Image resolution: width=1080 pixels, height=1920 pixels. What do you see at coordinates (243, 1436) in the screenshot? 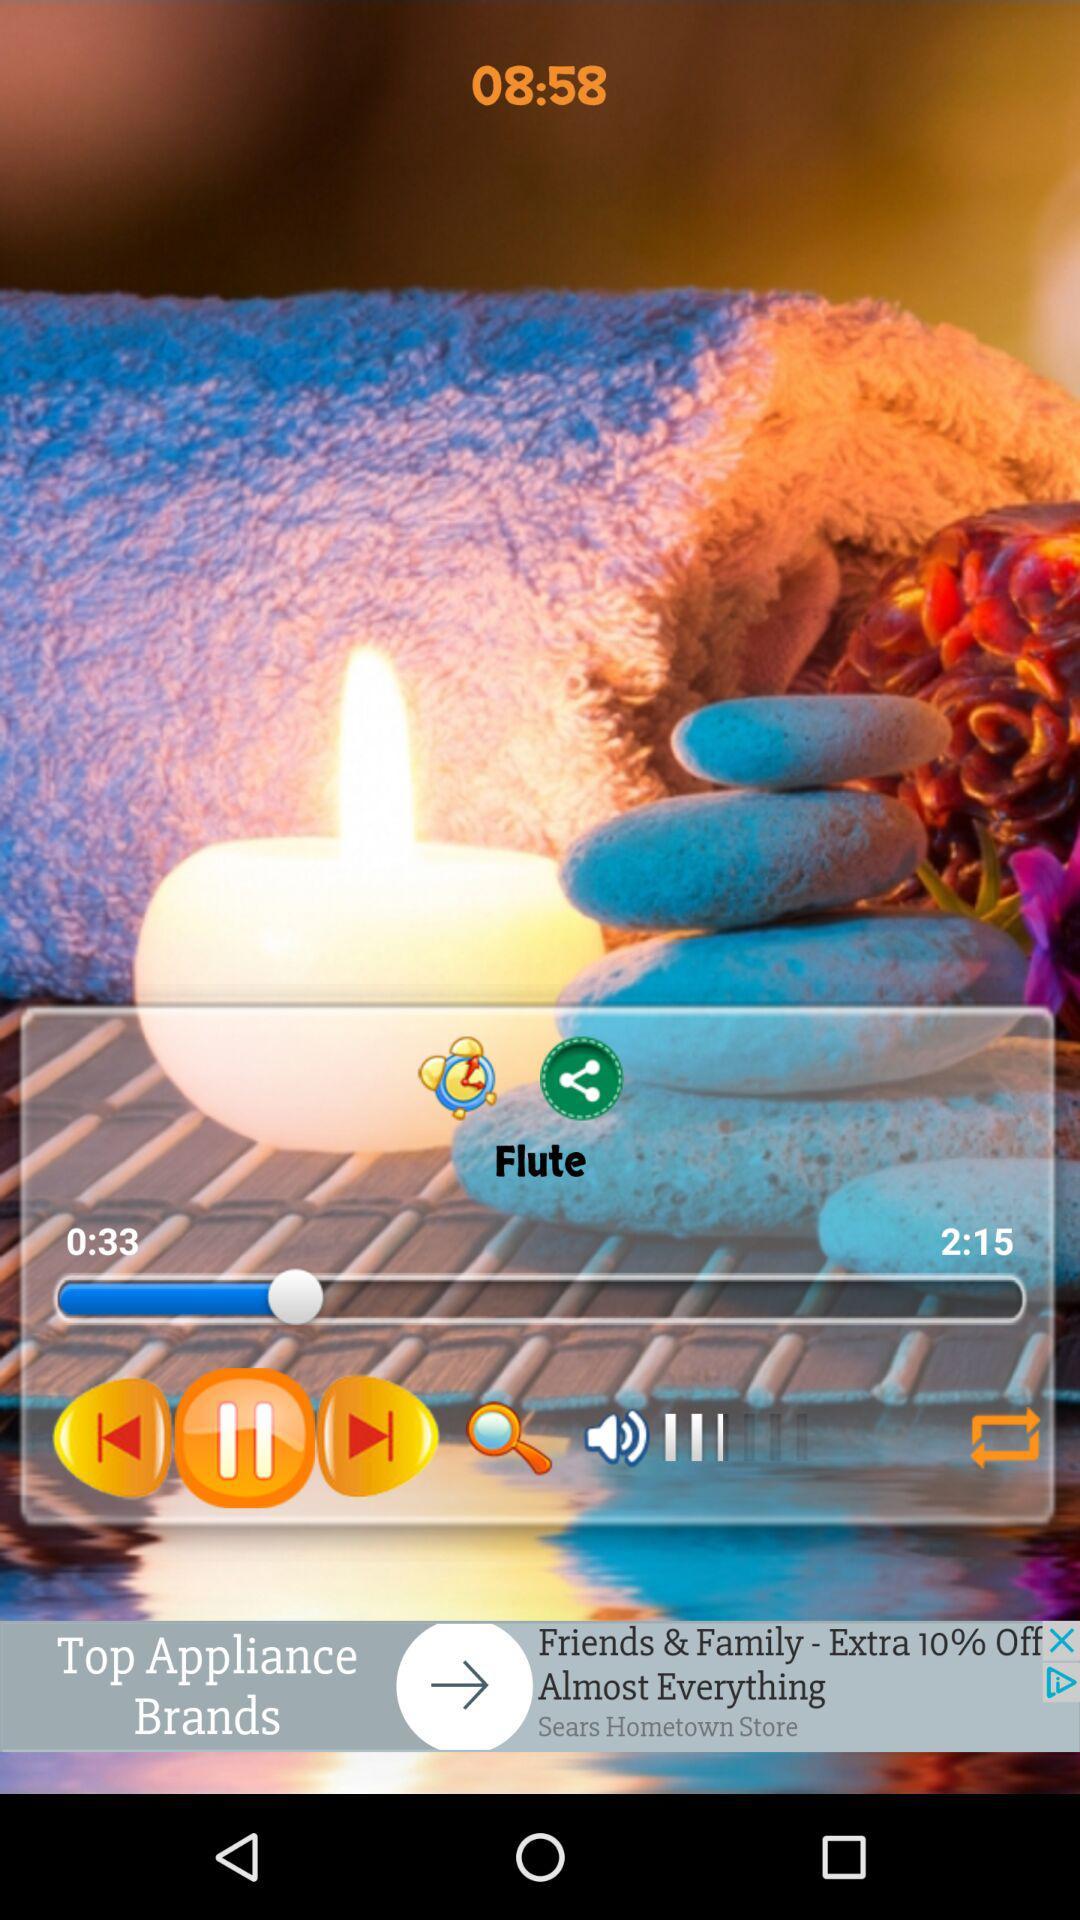
I see `pause the music` at bounding box center [243, 1436].